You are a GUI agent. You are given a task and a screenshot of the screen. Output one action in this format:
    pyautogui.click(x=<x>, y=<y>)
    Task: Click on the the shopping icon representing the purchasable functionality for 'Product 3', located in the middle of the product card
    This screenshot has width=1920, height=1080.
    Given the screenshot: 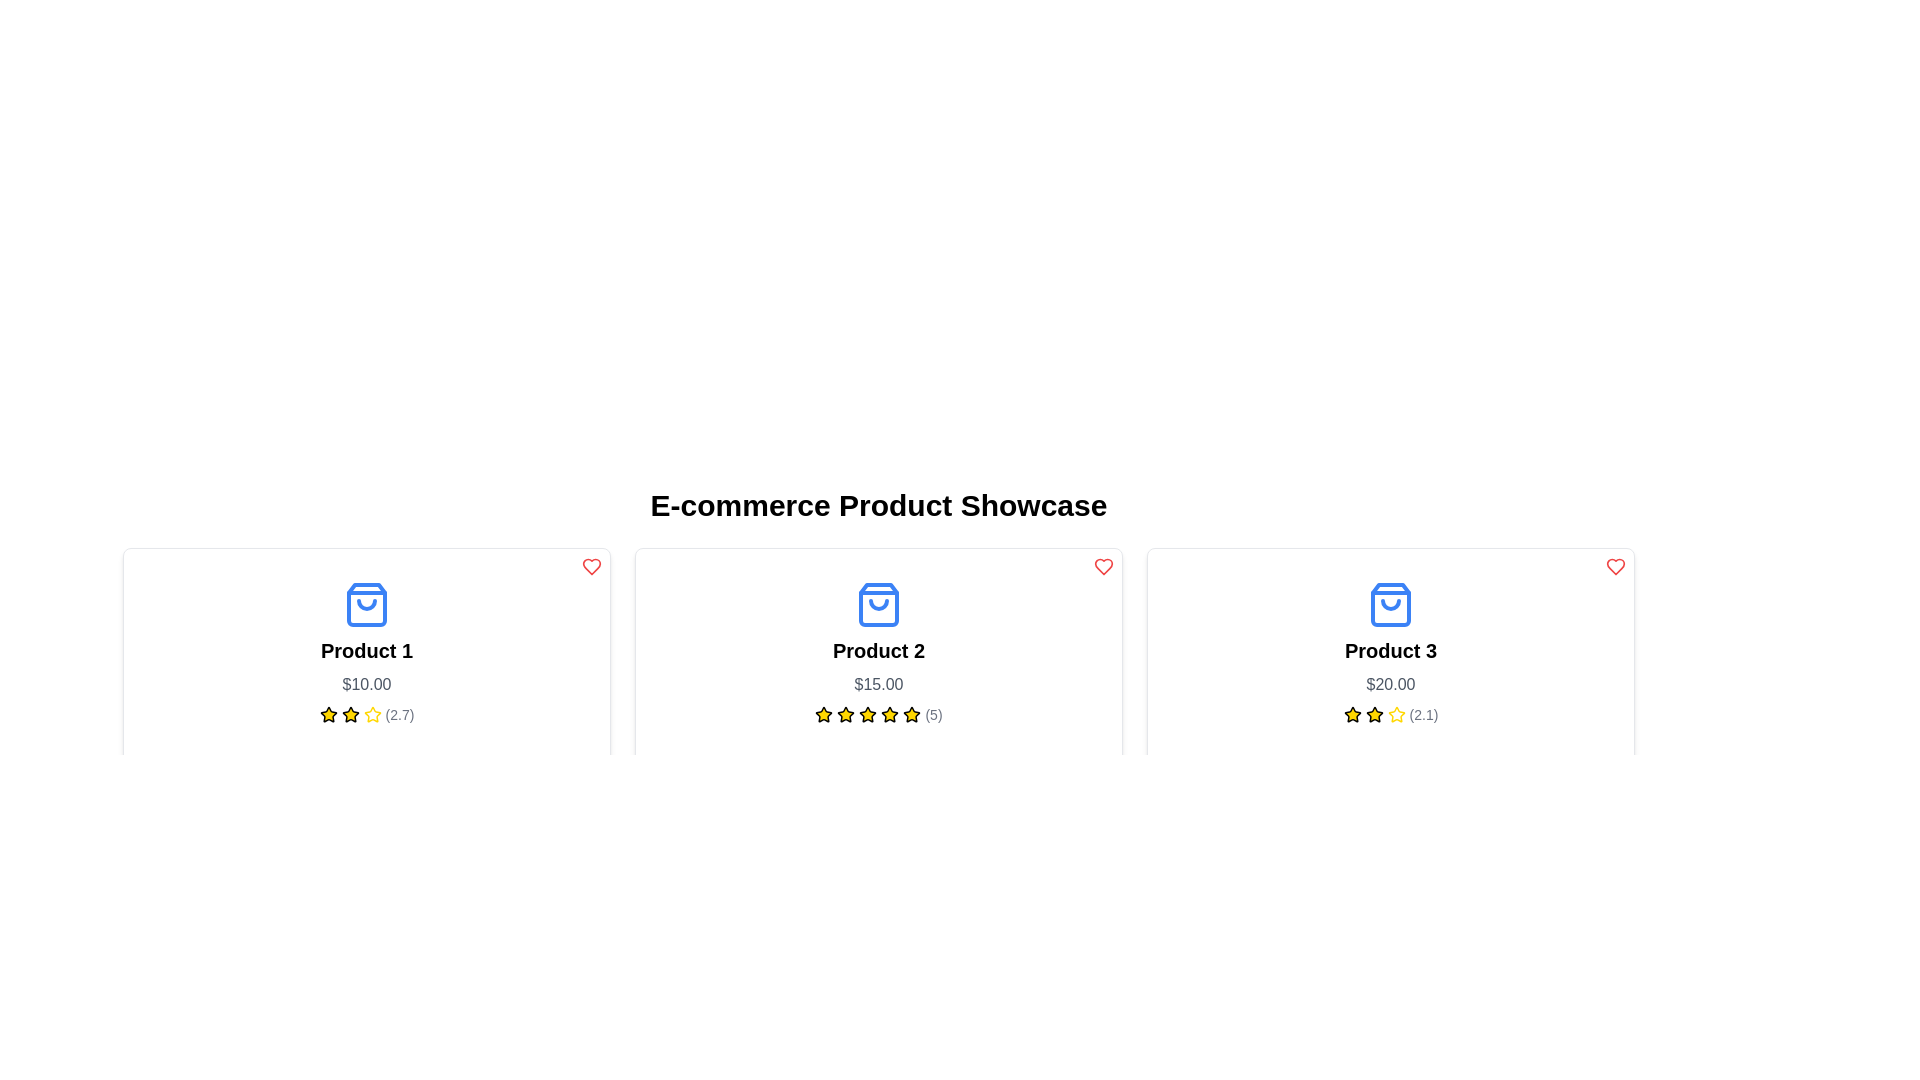 What is the action you would take?
    pyautogui.click(x=1390, y=604)
    